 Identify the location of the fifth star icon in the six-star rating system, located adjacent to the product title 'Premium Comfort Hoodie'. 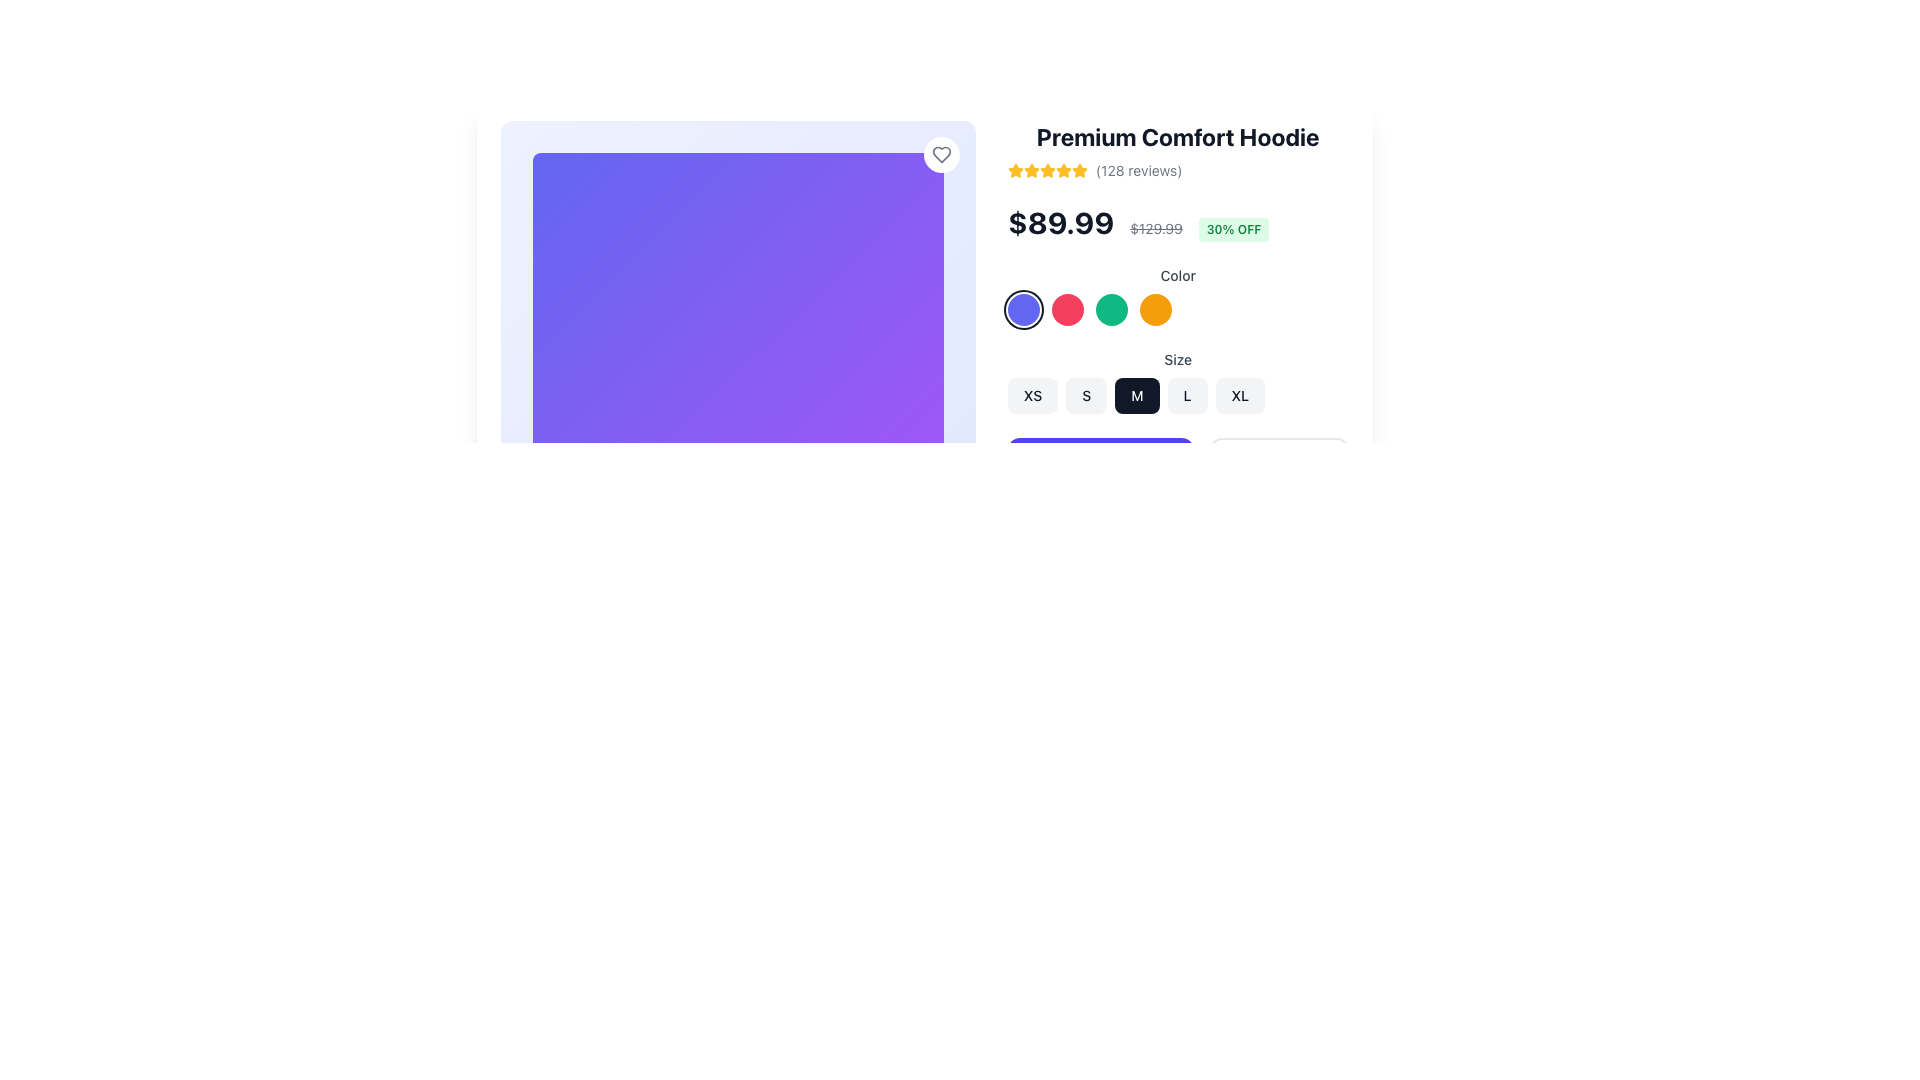
(1062, 169).